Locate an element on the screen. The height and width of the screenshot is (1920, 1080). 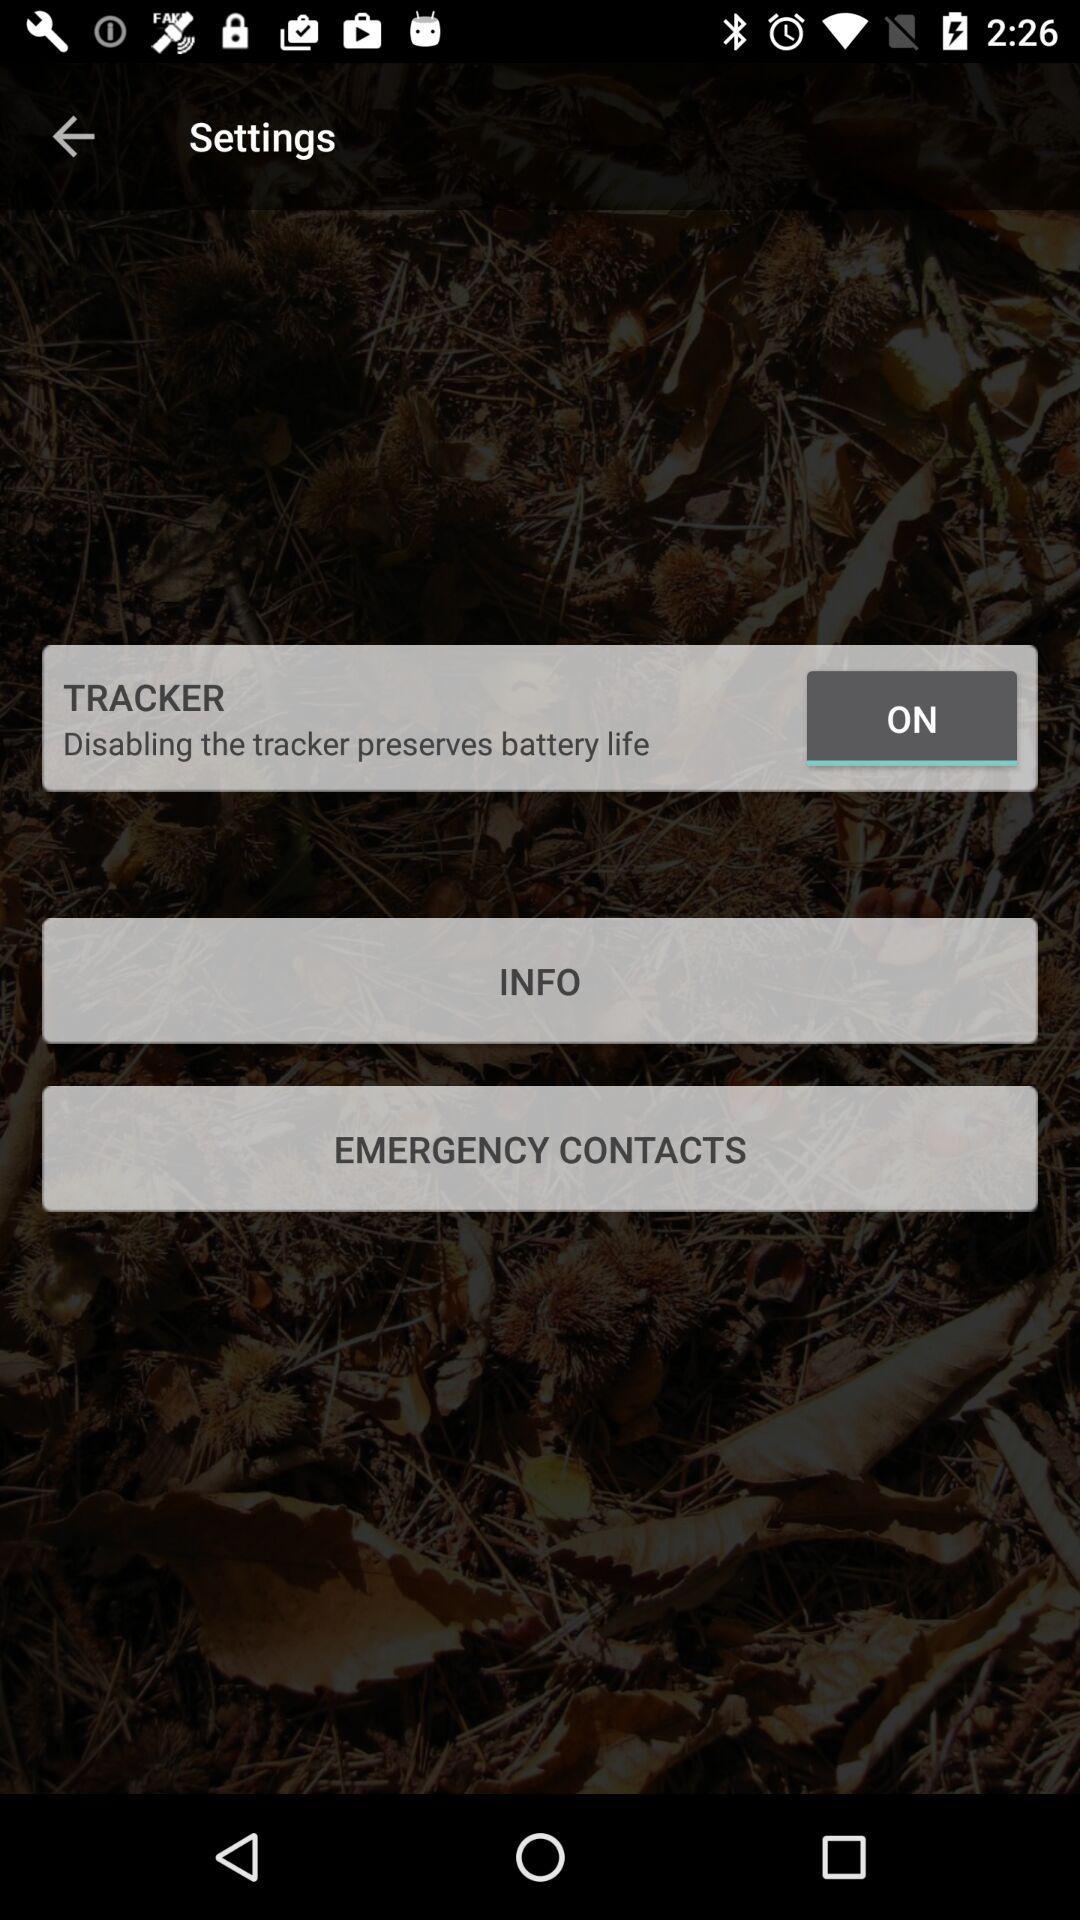
the item to the left of settings is located at coordinates (72, 135).